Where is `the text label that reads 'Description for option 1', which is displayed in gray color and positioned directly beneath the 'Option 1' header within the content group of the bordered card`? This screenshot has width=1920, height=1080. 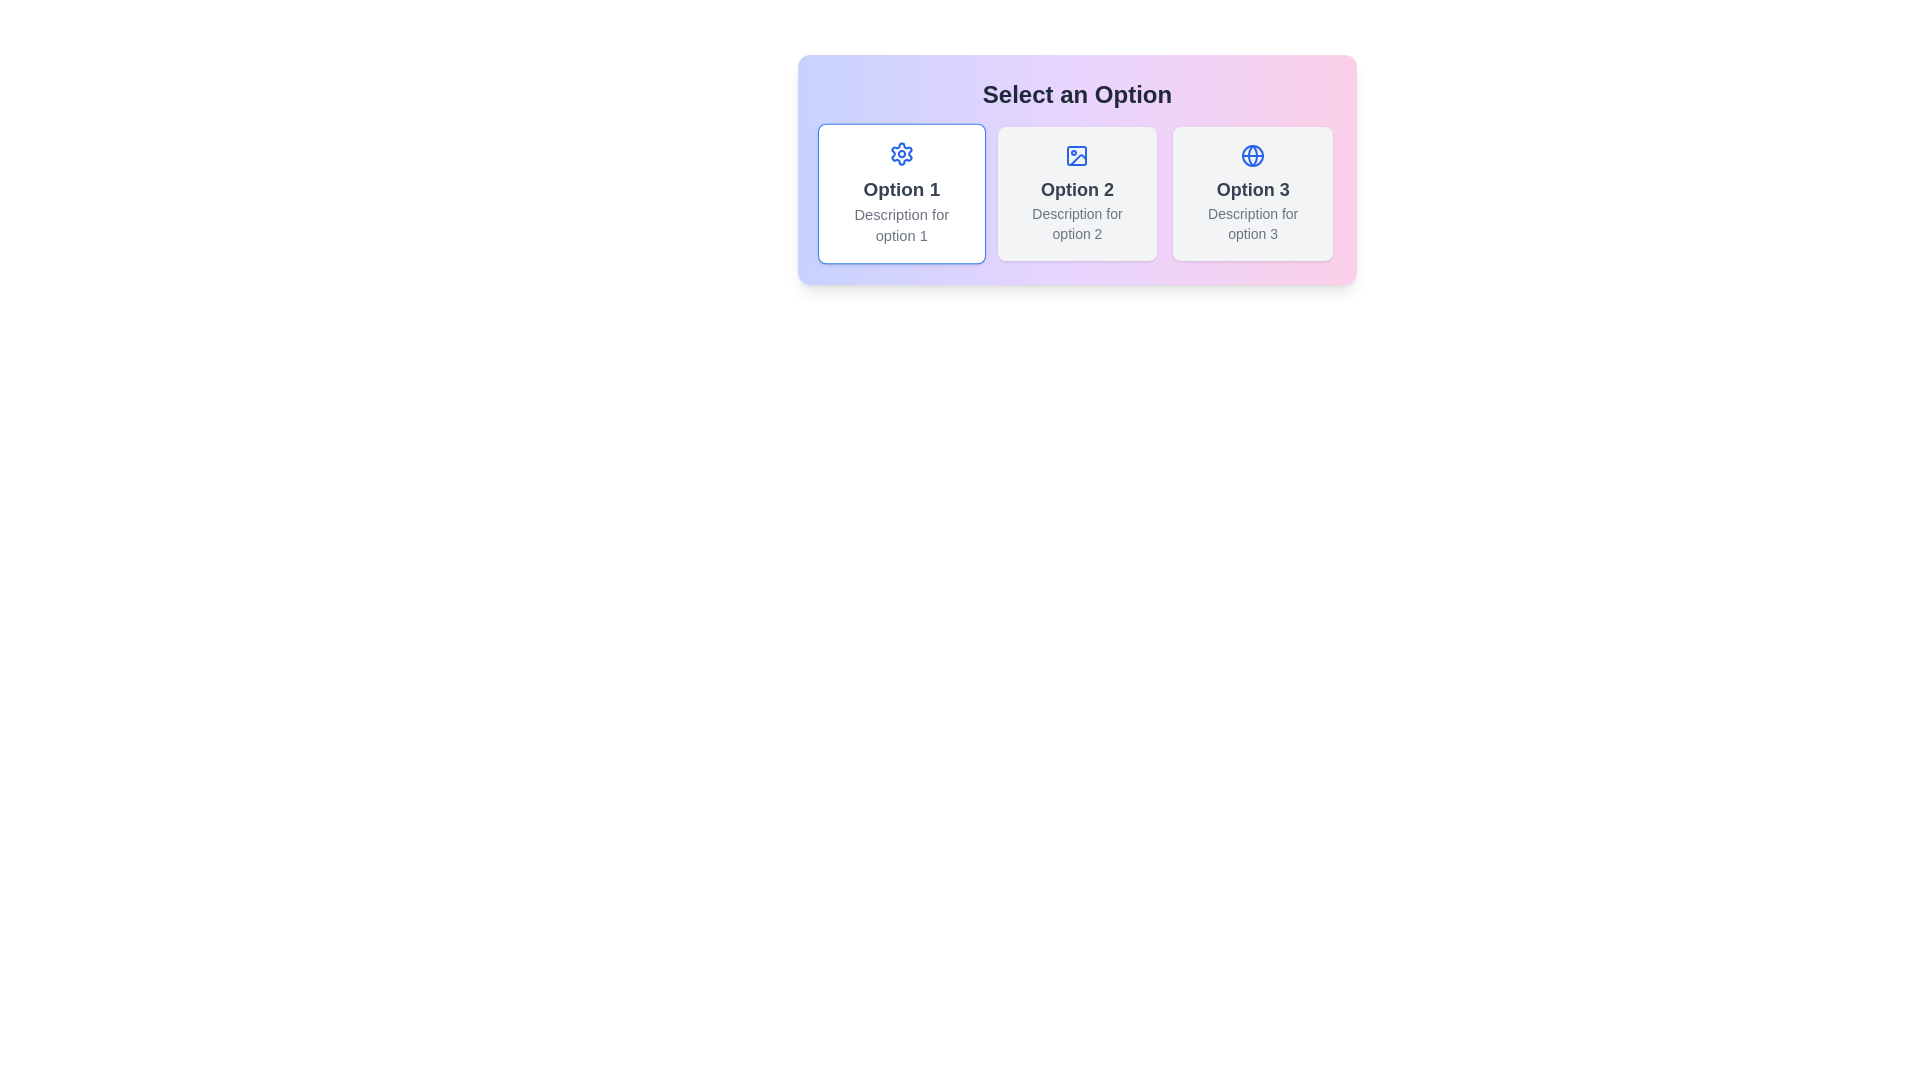
the text label that reads 'Description for option 1', which is displayed in gray color and positioned directly beneath the 'Option 1' header within the content group of the bordered card is located at coordinates (900, 225).